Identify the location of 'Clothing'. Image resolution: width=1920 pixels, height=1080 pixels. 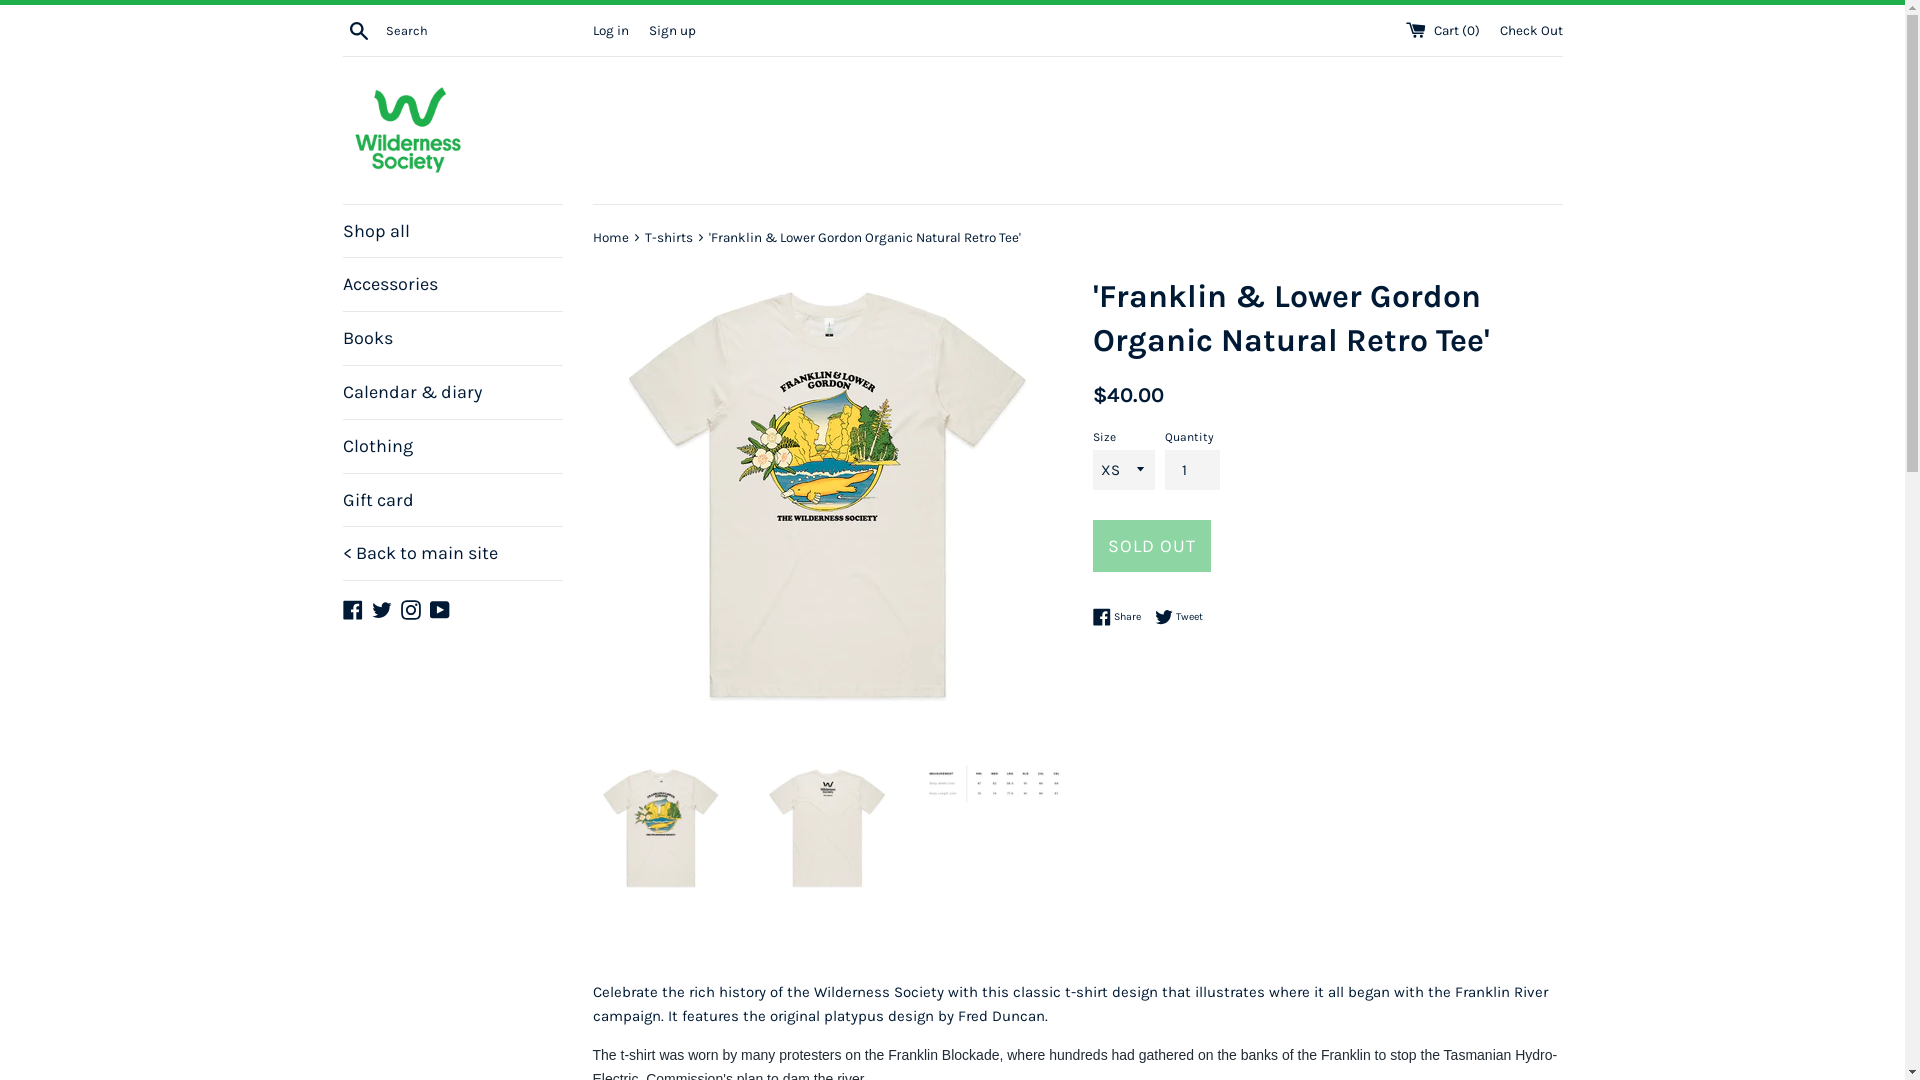
(341, 445).